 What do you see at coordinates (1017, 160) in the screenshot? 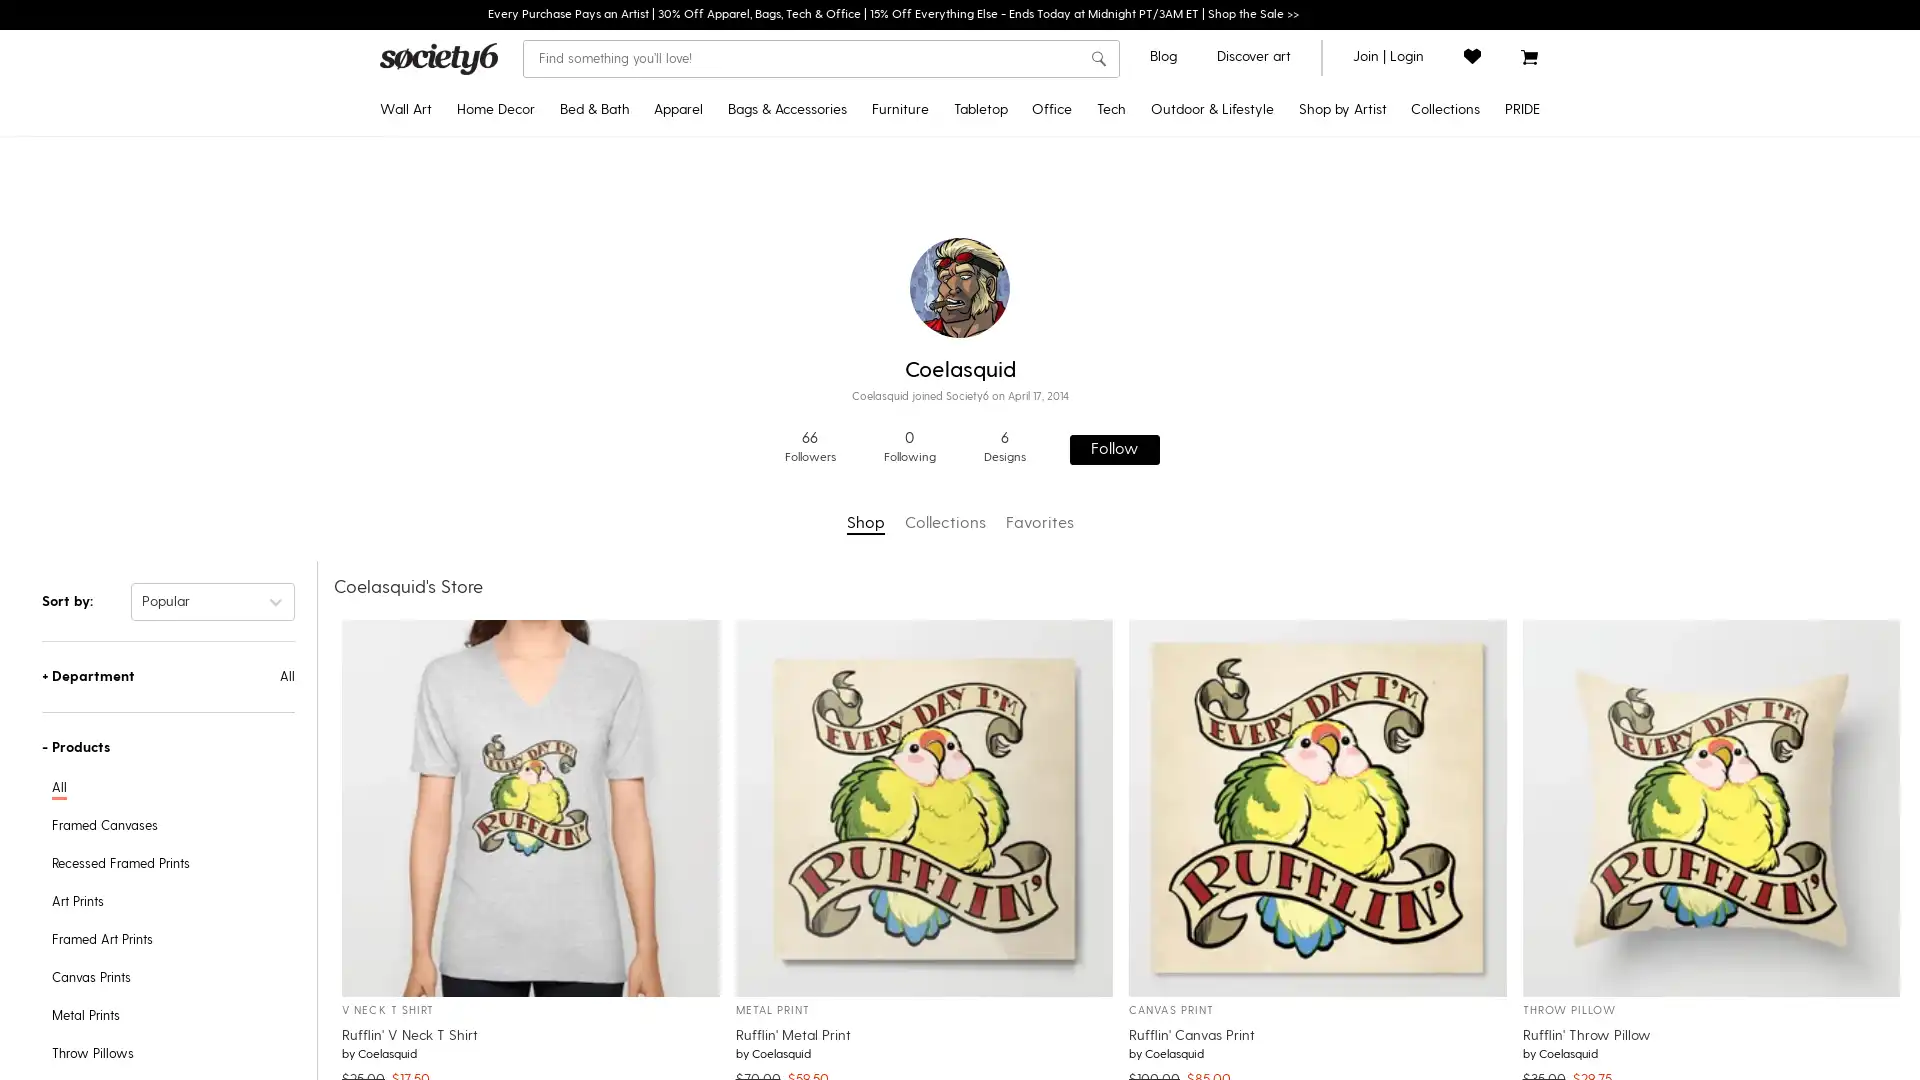
I see `Coffee Mugs` at bounding box center [1017, 160].